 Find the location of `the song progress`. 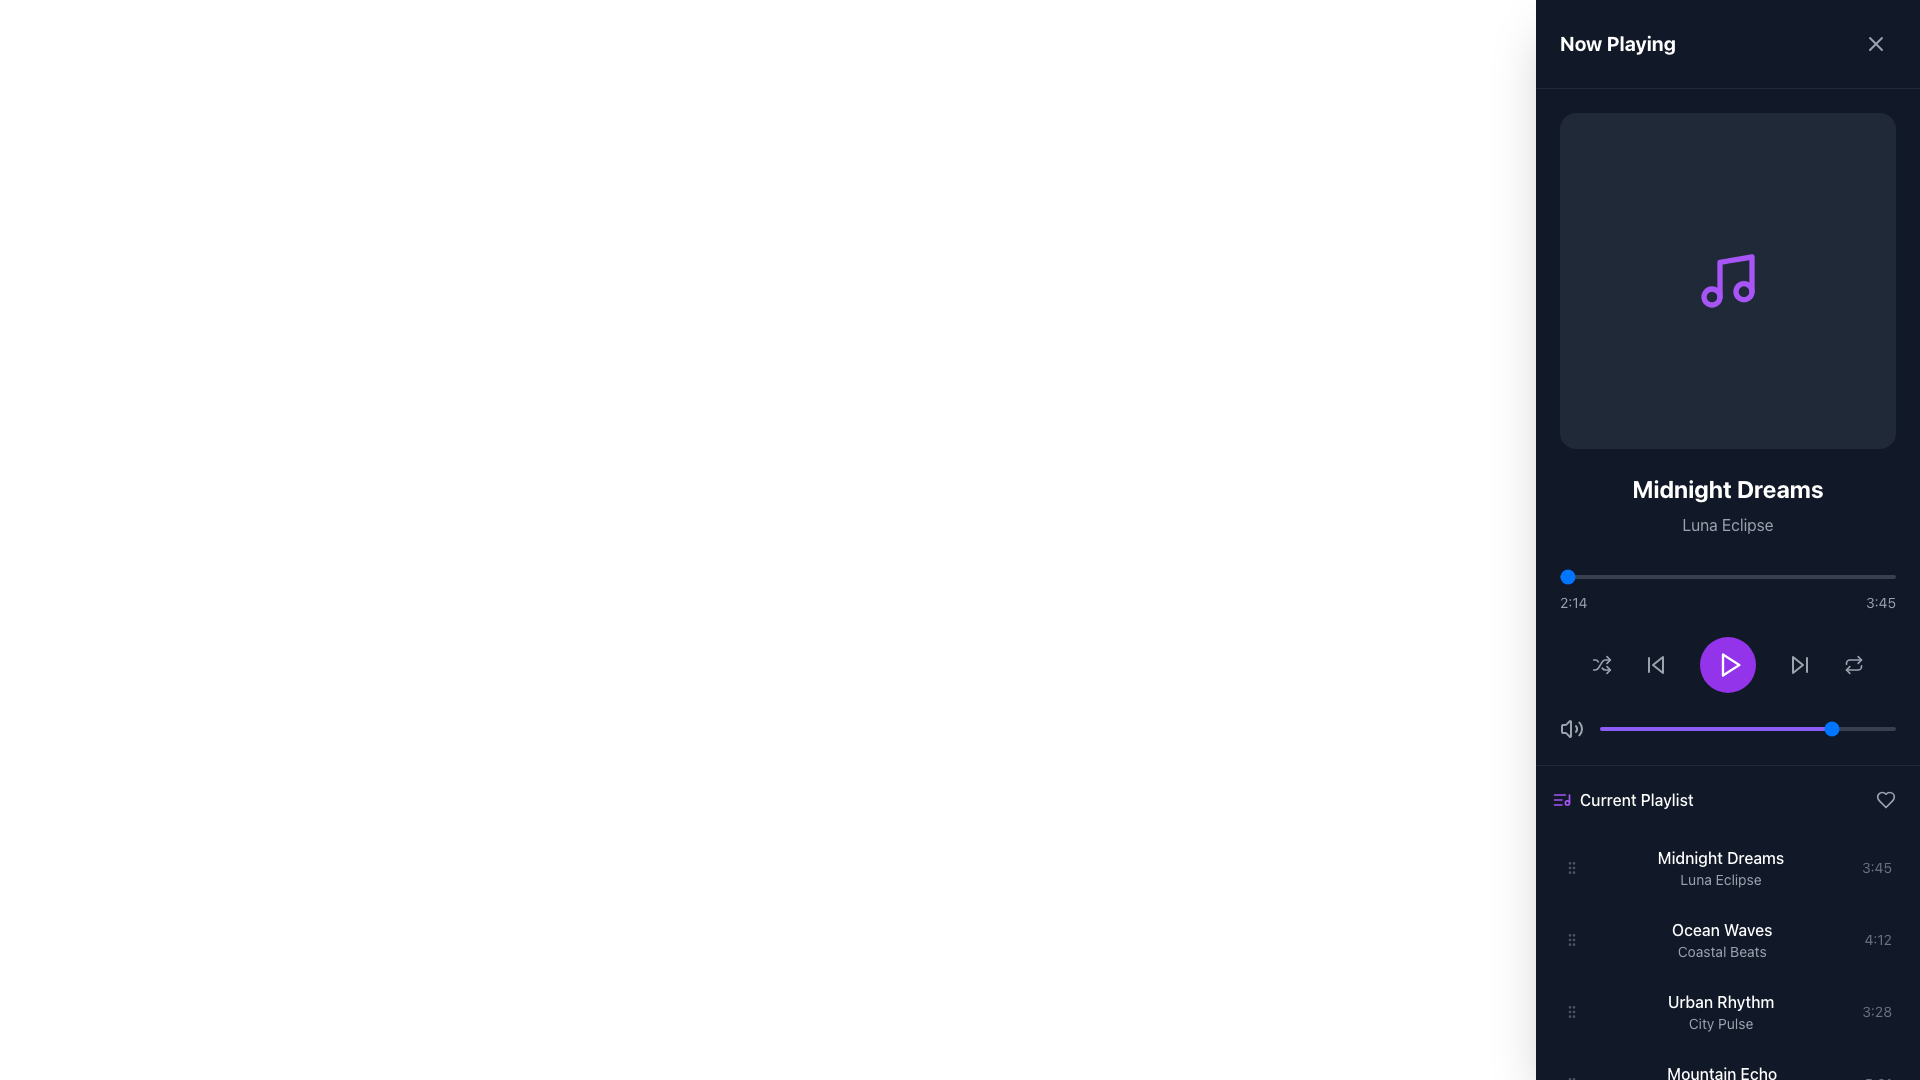

the song progress is located at coordinates (1686, 577).